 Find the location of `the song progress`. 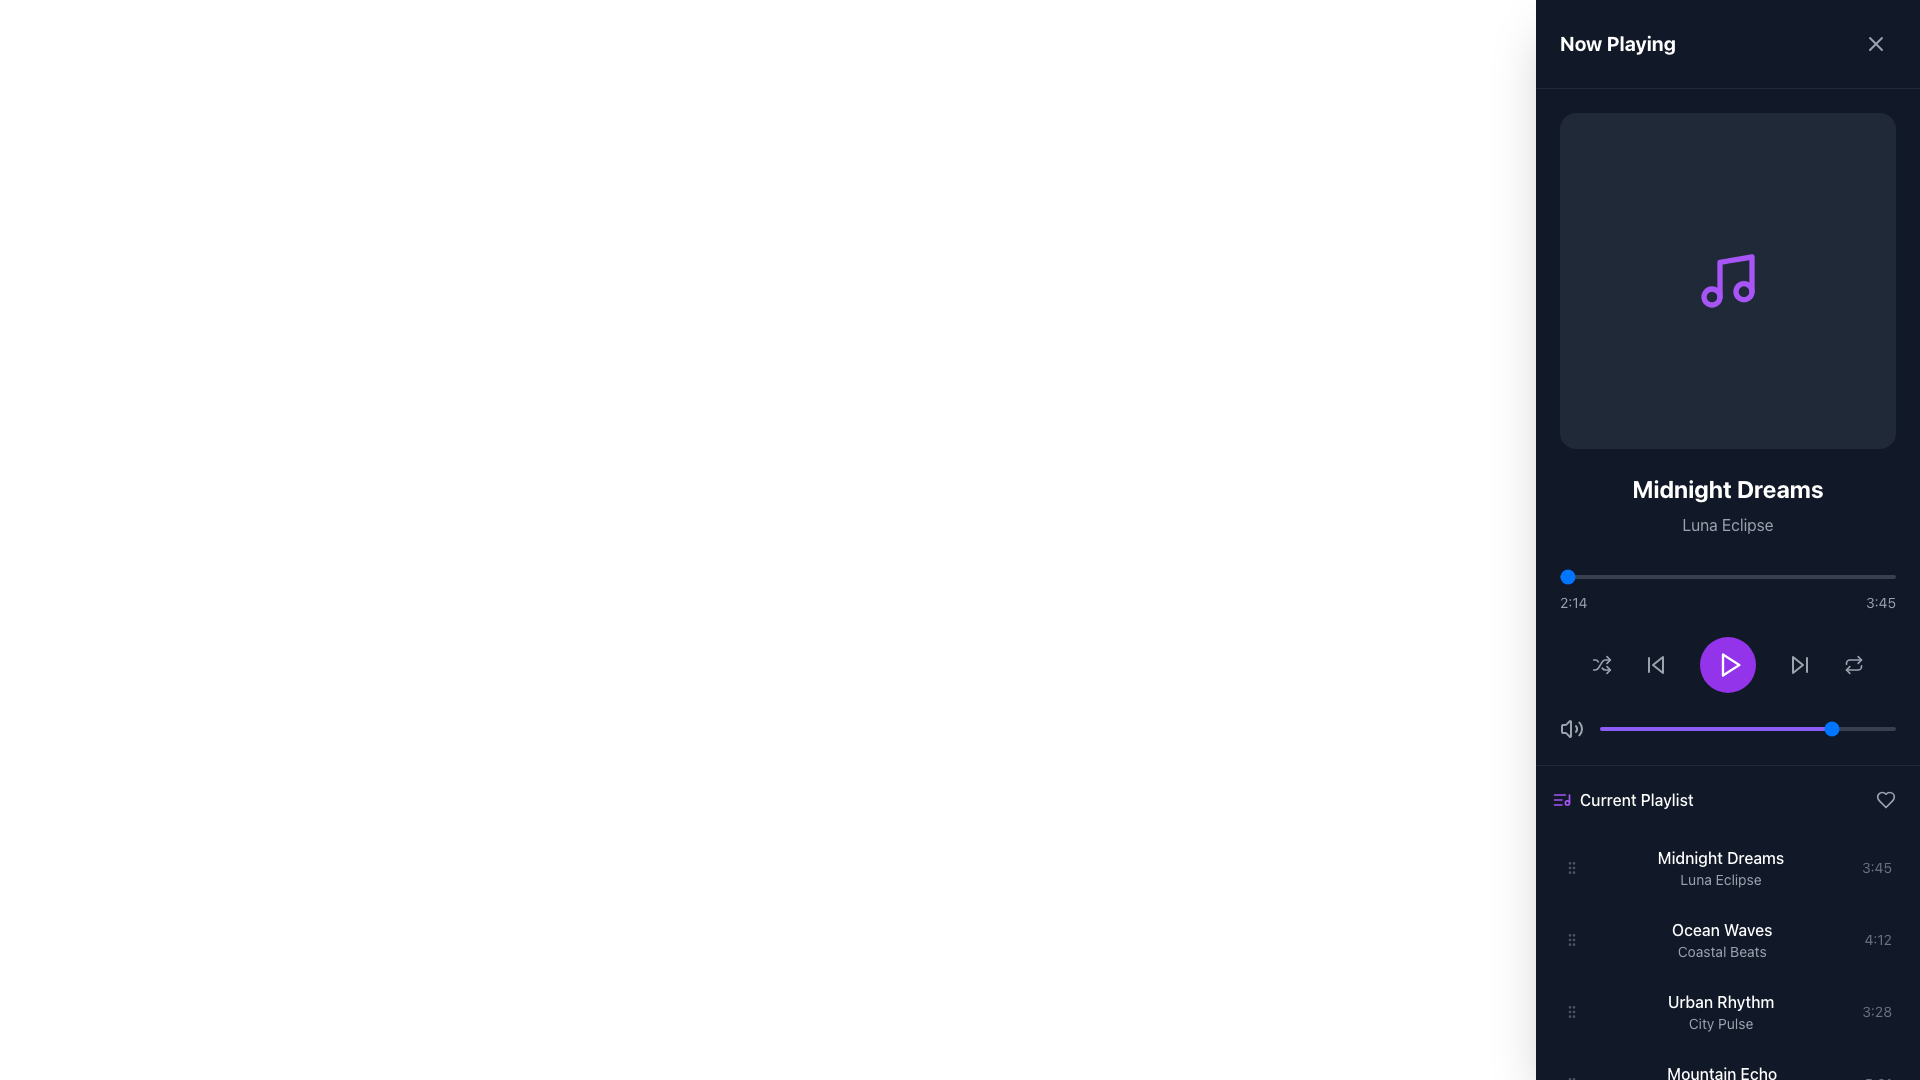

the song progress is located at coordinates (1686, 577).